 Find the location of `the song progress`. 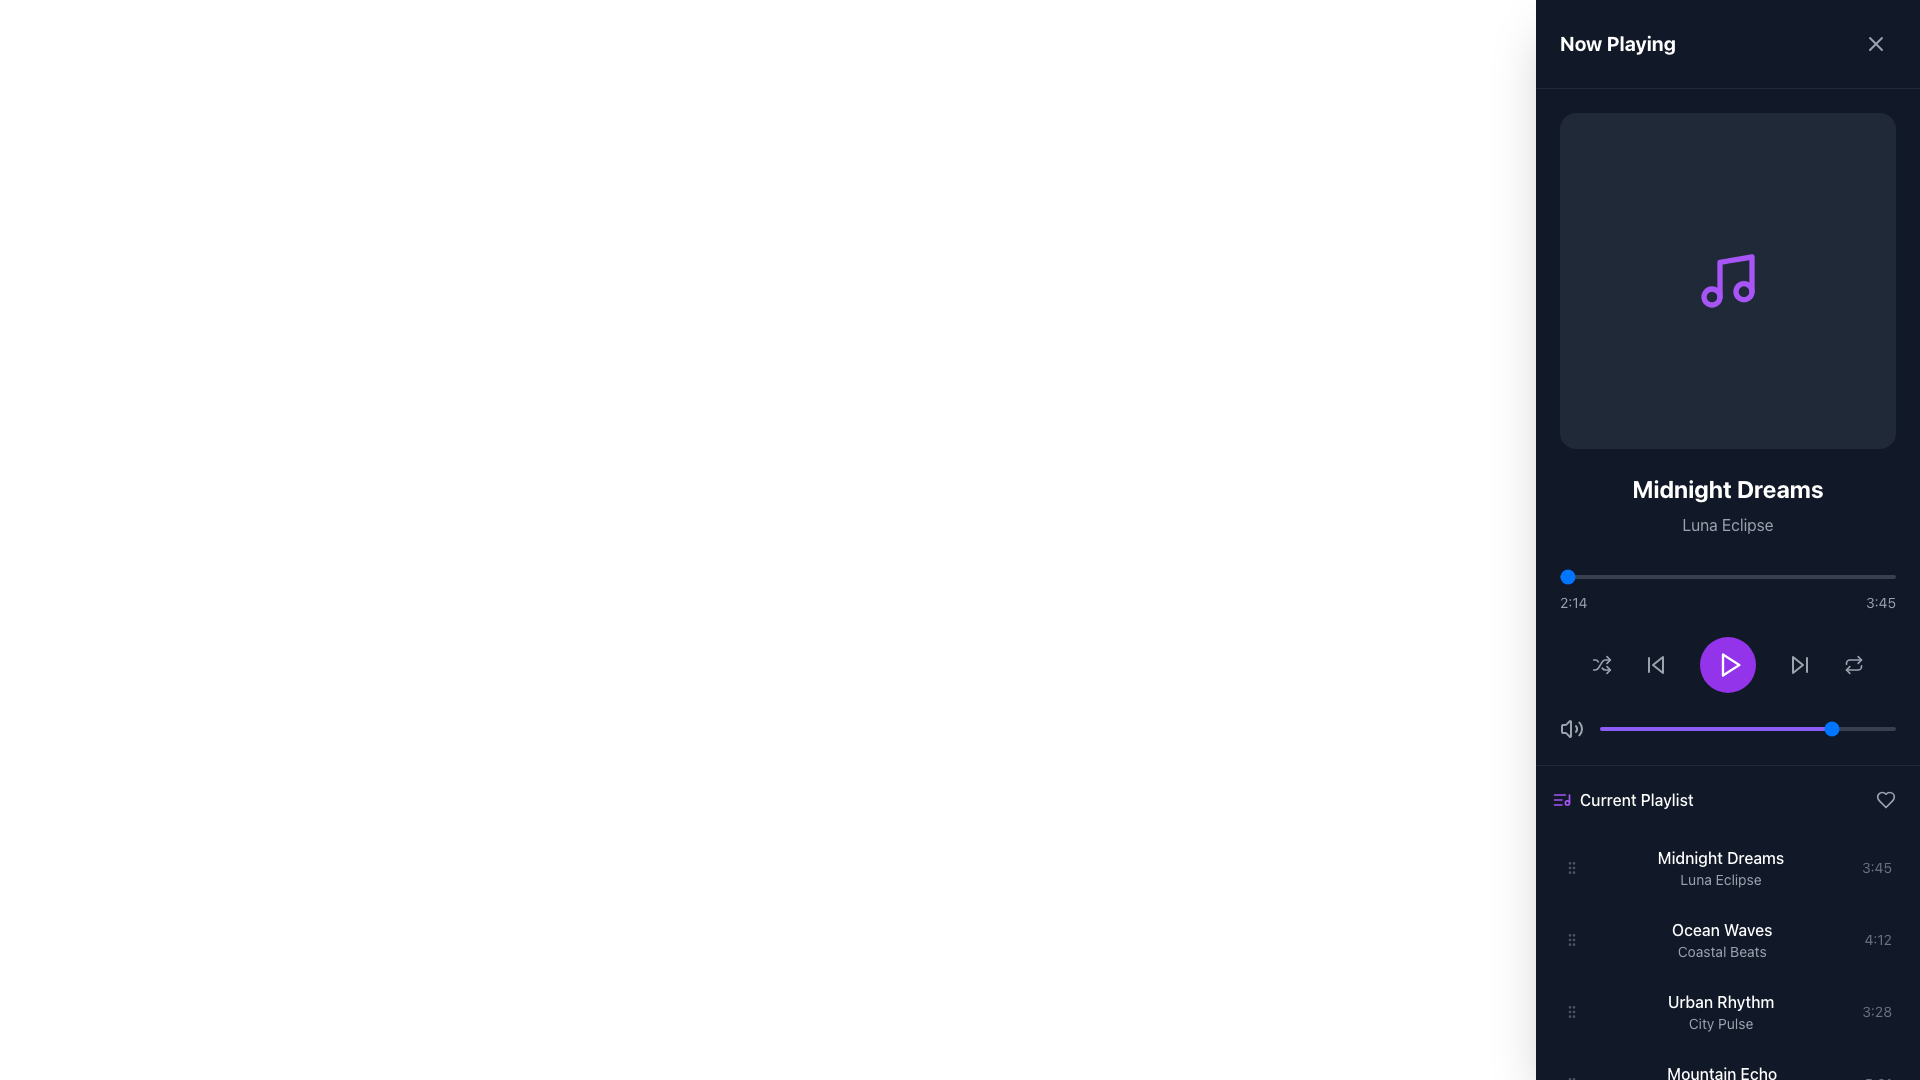

the song progress is located at coordinates (1686, 577).